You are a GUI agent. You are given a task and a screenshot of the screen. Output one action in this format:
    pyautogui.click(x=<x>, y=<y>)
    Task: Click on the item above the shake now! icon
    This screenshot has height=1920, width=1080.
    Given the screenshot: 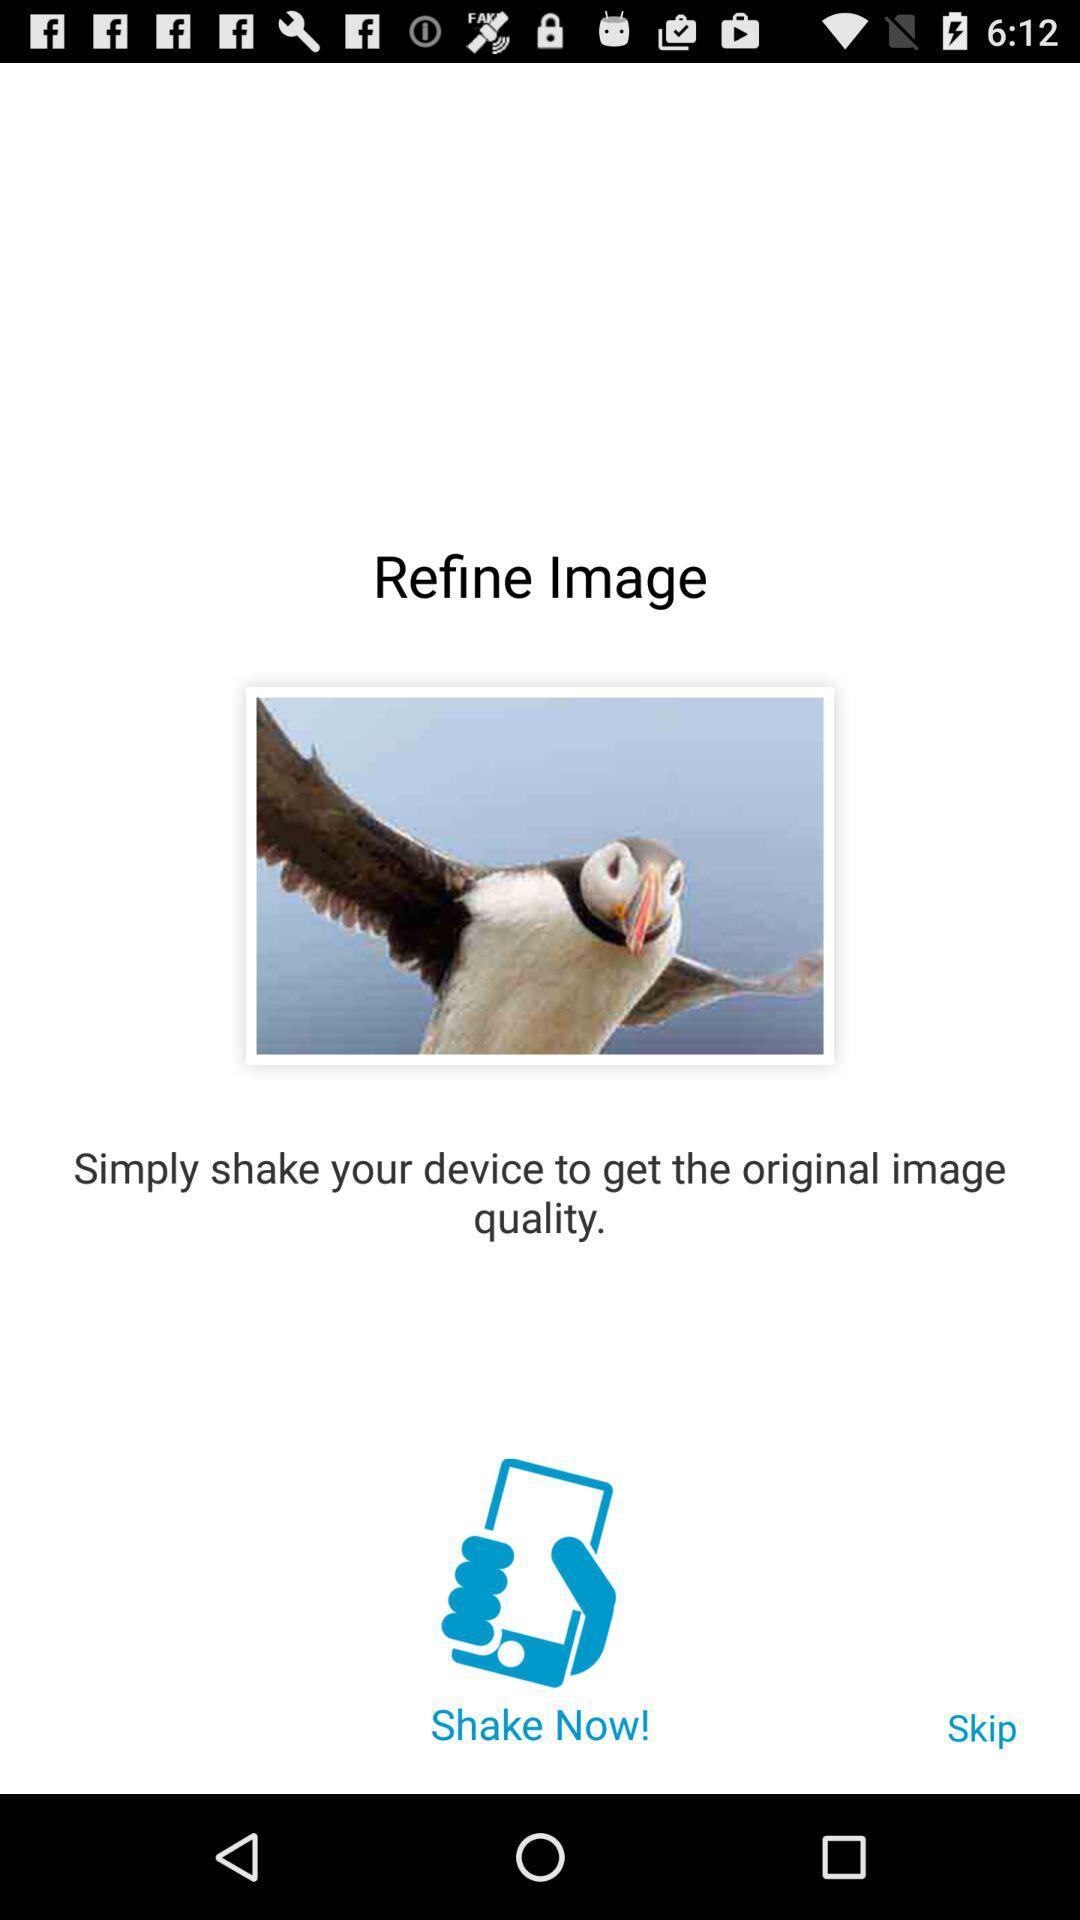 What is the action you would take?
    pyautogui.click(x=538, y=1575)
    